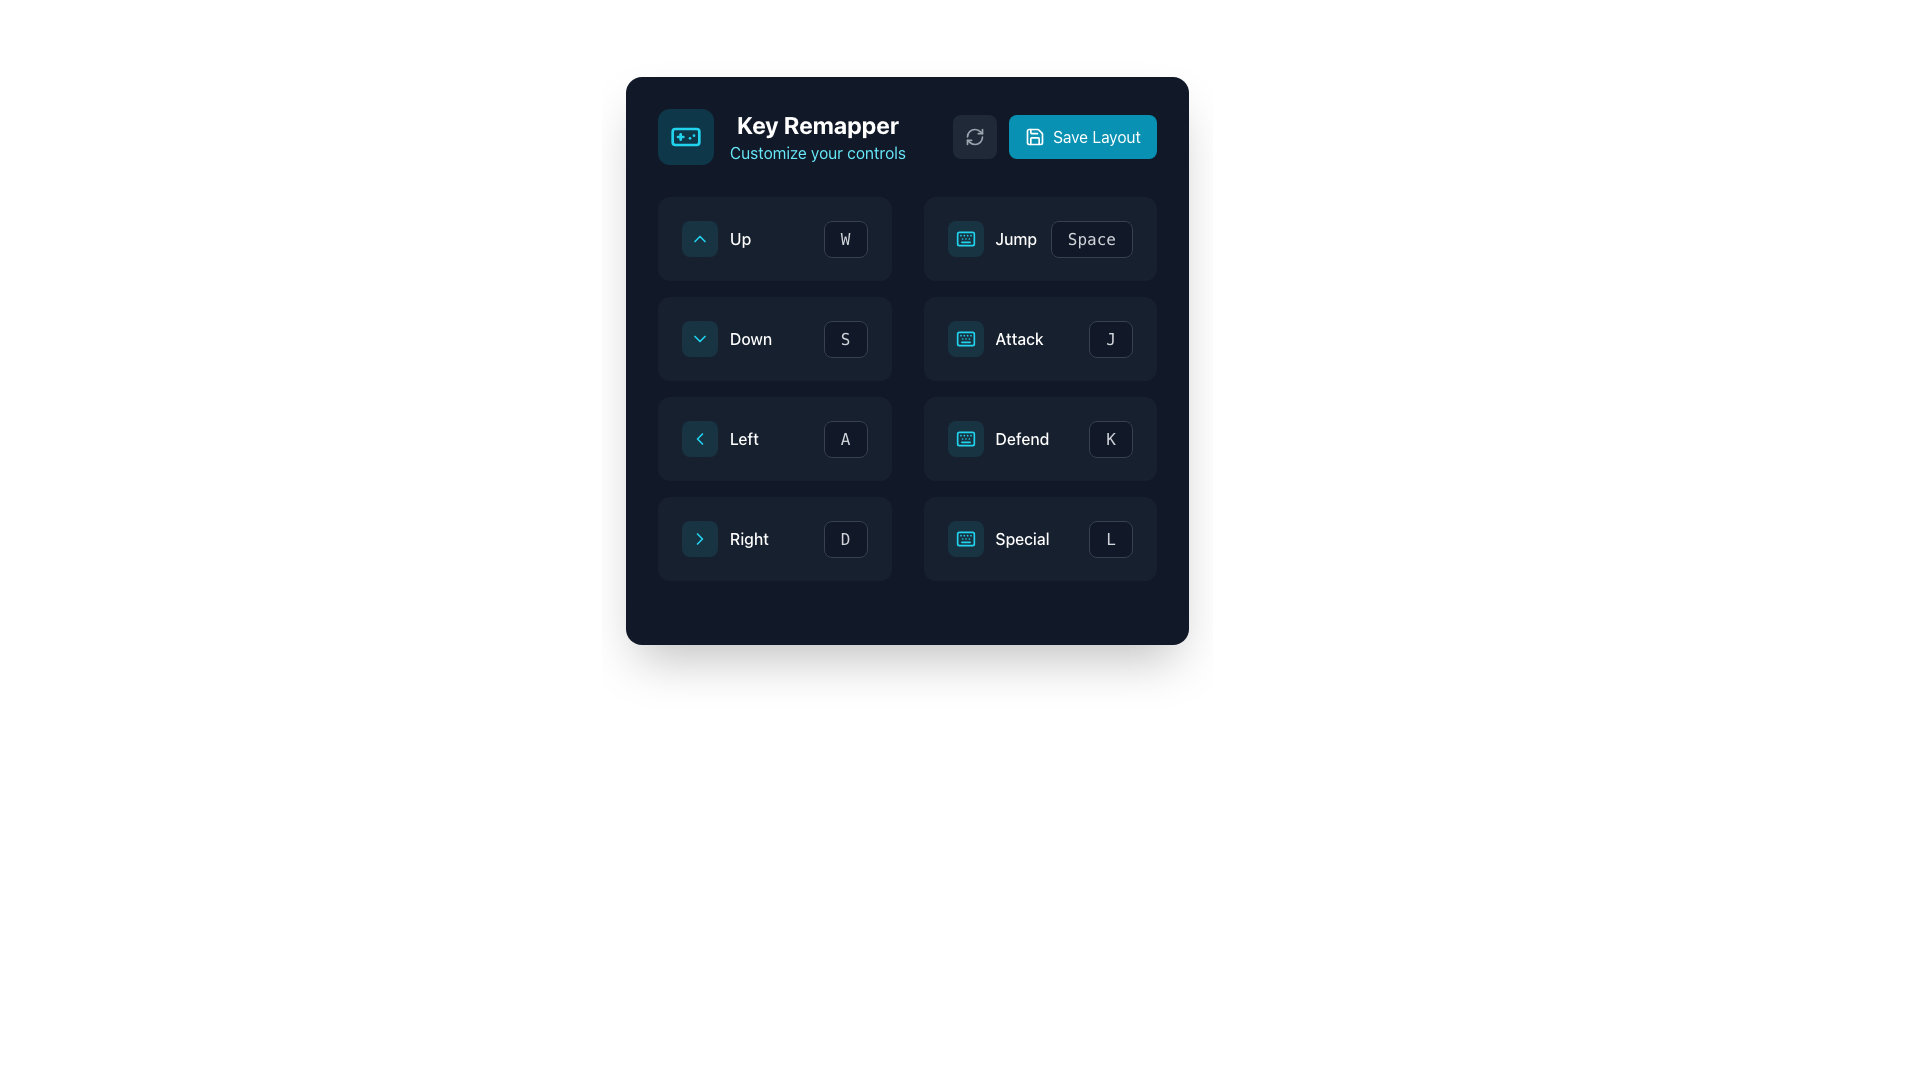 The height and width of the screenshot is (1080, 1920). I want to click on the 'Jump' key binding button located in the key remapping section, so click(1090, 238).